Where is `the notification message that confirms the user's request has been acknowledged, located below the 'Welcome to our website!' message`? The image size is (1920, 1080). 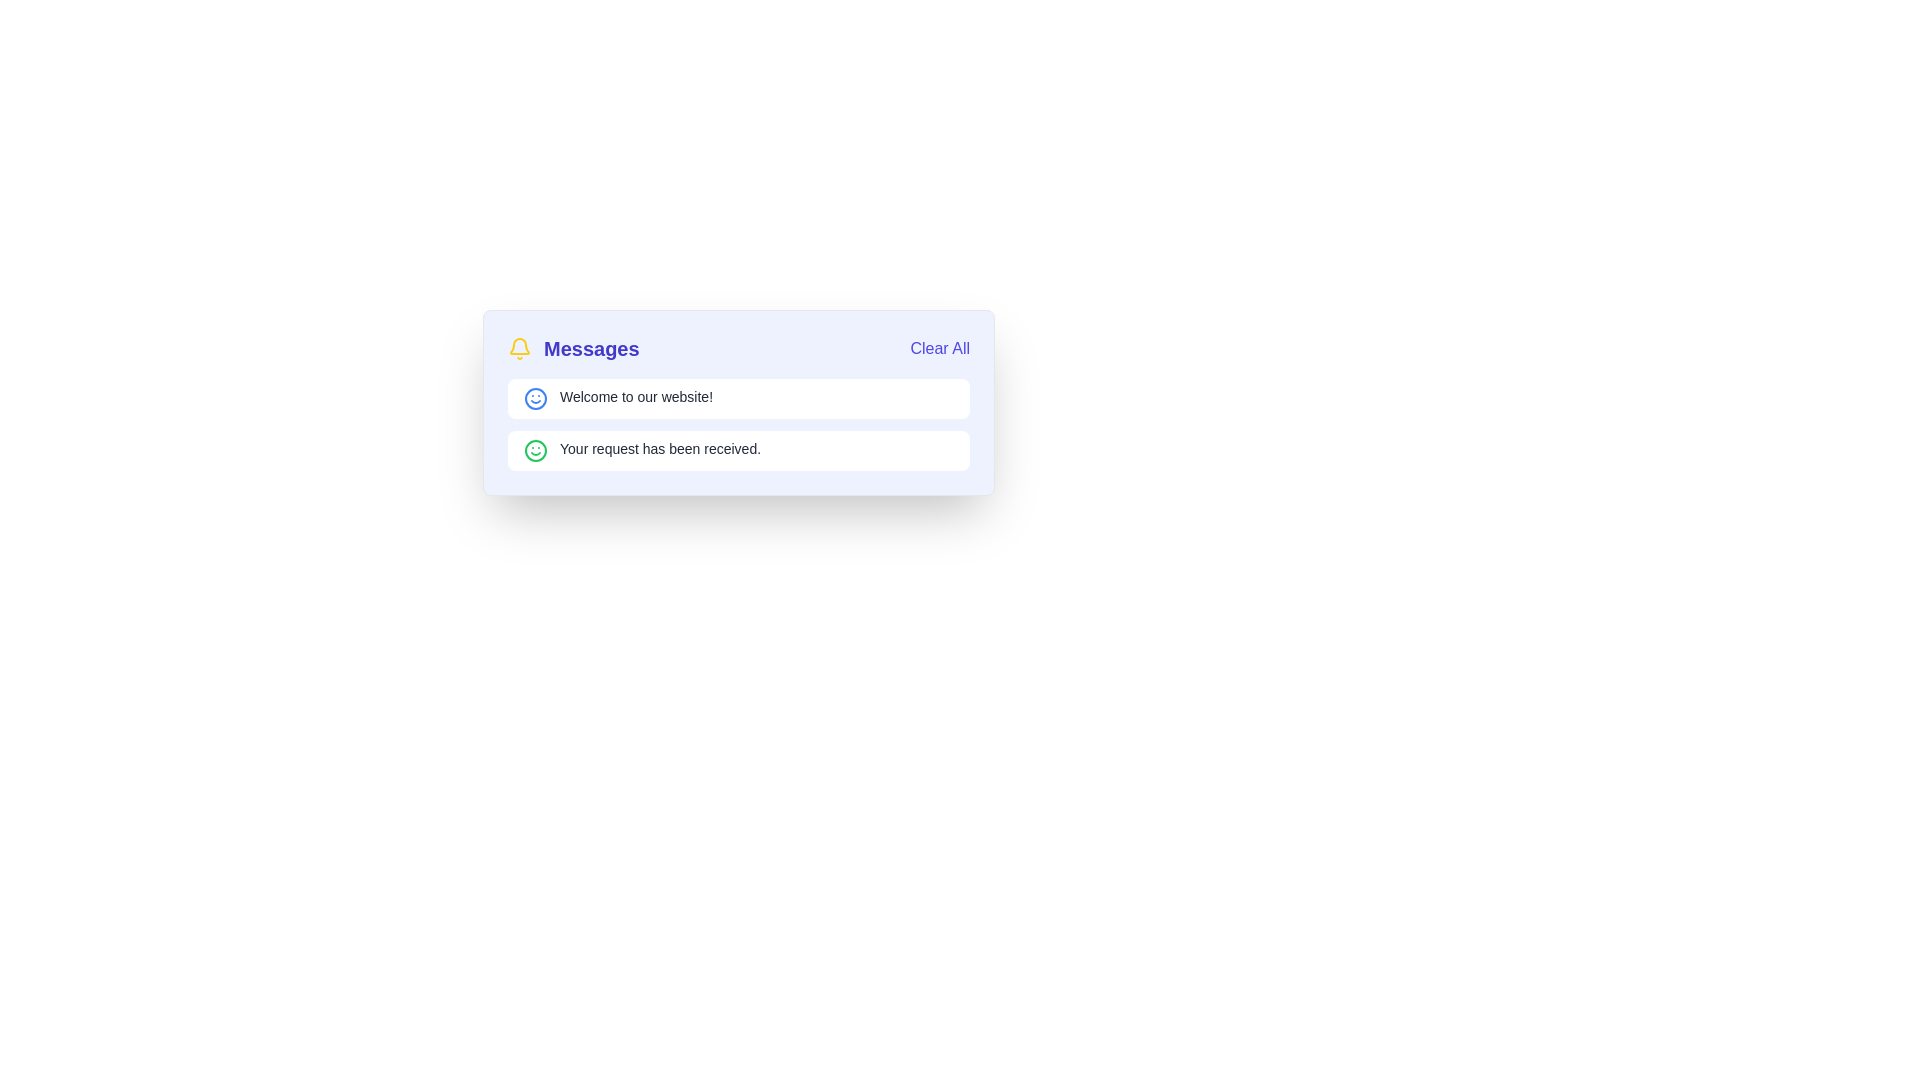 the notification message that confirms the user's request has been acknowledged, located below the 'Welcome to our website!' message is located at coordinates (738, 451).